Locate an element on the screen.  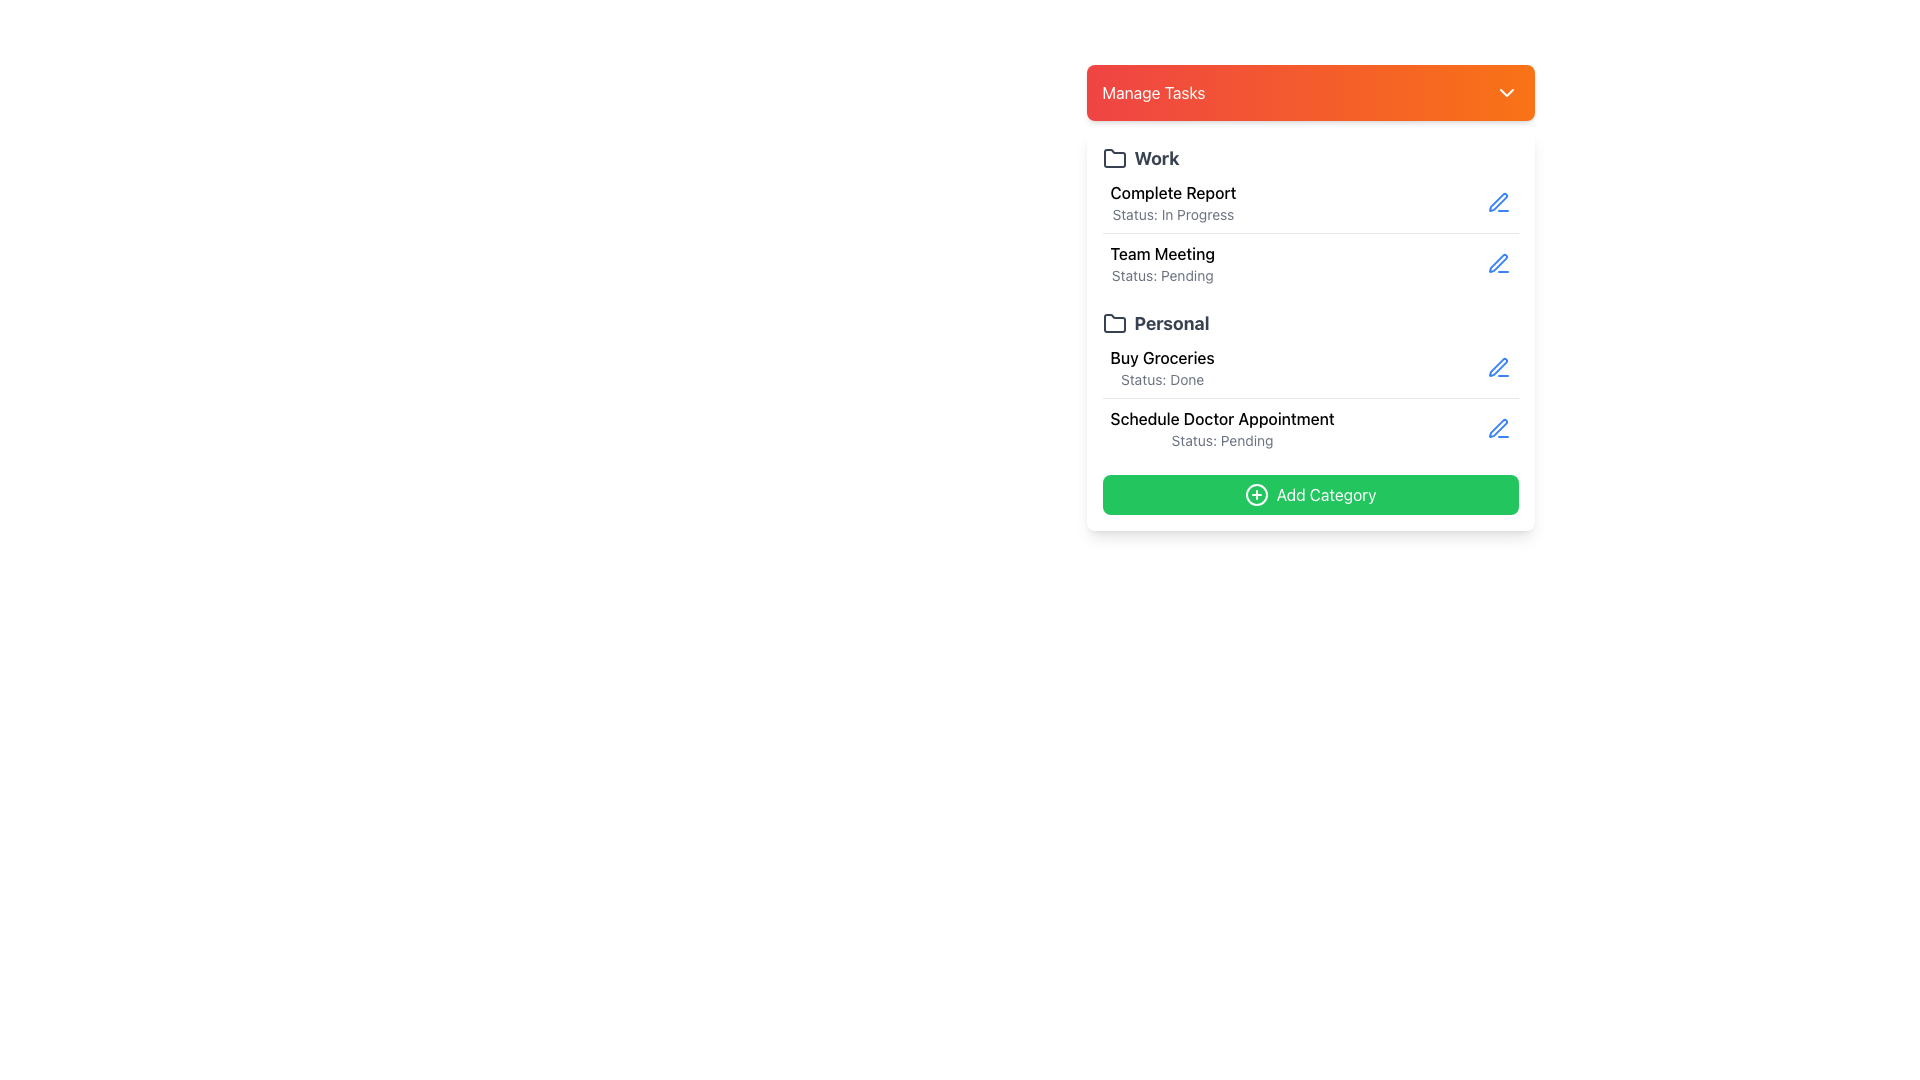
the Text label indicating the completion status of the task under the 'Buy Groceries' section, which is located within the 'Personal' category is located at coordinates (1162, 380).